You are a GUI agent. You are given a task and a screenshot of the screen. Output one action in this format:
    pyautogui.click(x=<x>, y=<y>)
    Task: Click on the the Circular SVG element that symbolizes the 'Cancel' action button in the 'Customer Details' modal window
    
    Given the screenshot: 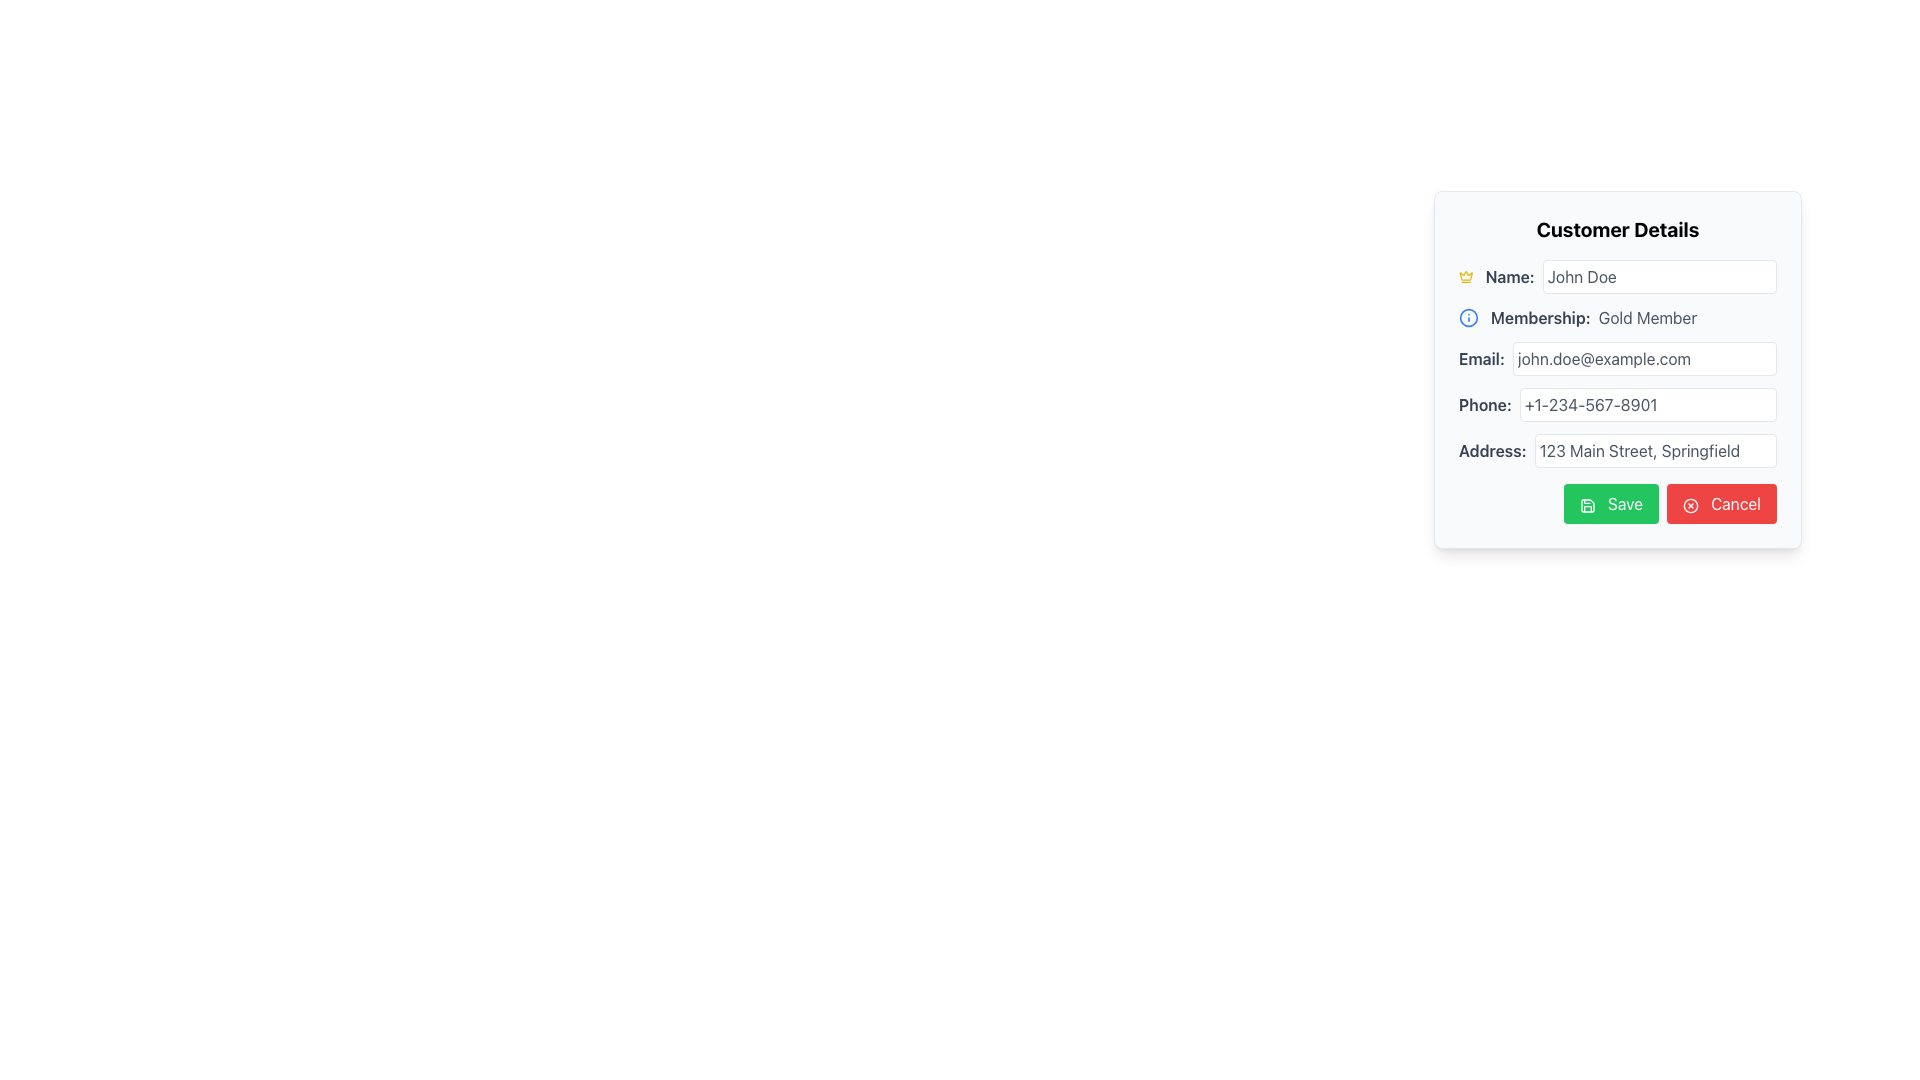 What is the action you would take?
    pyautogui.click(x=1689, y=504)
    